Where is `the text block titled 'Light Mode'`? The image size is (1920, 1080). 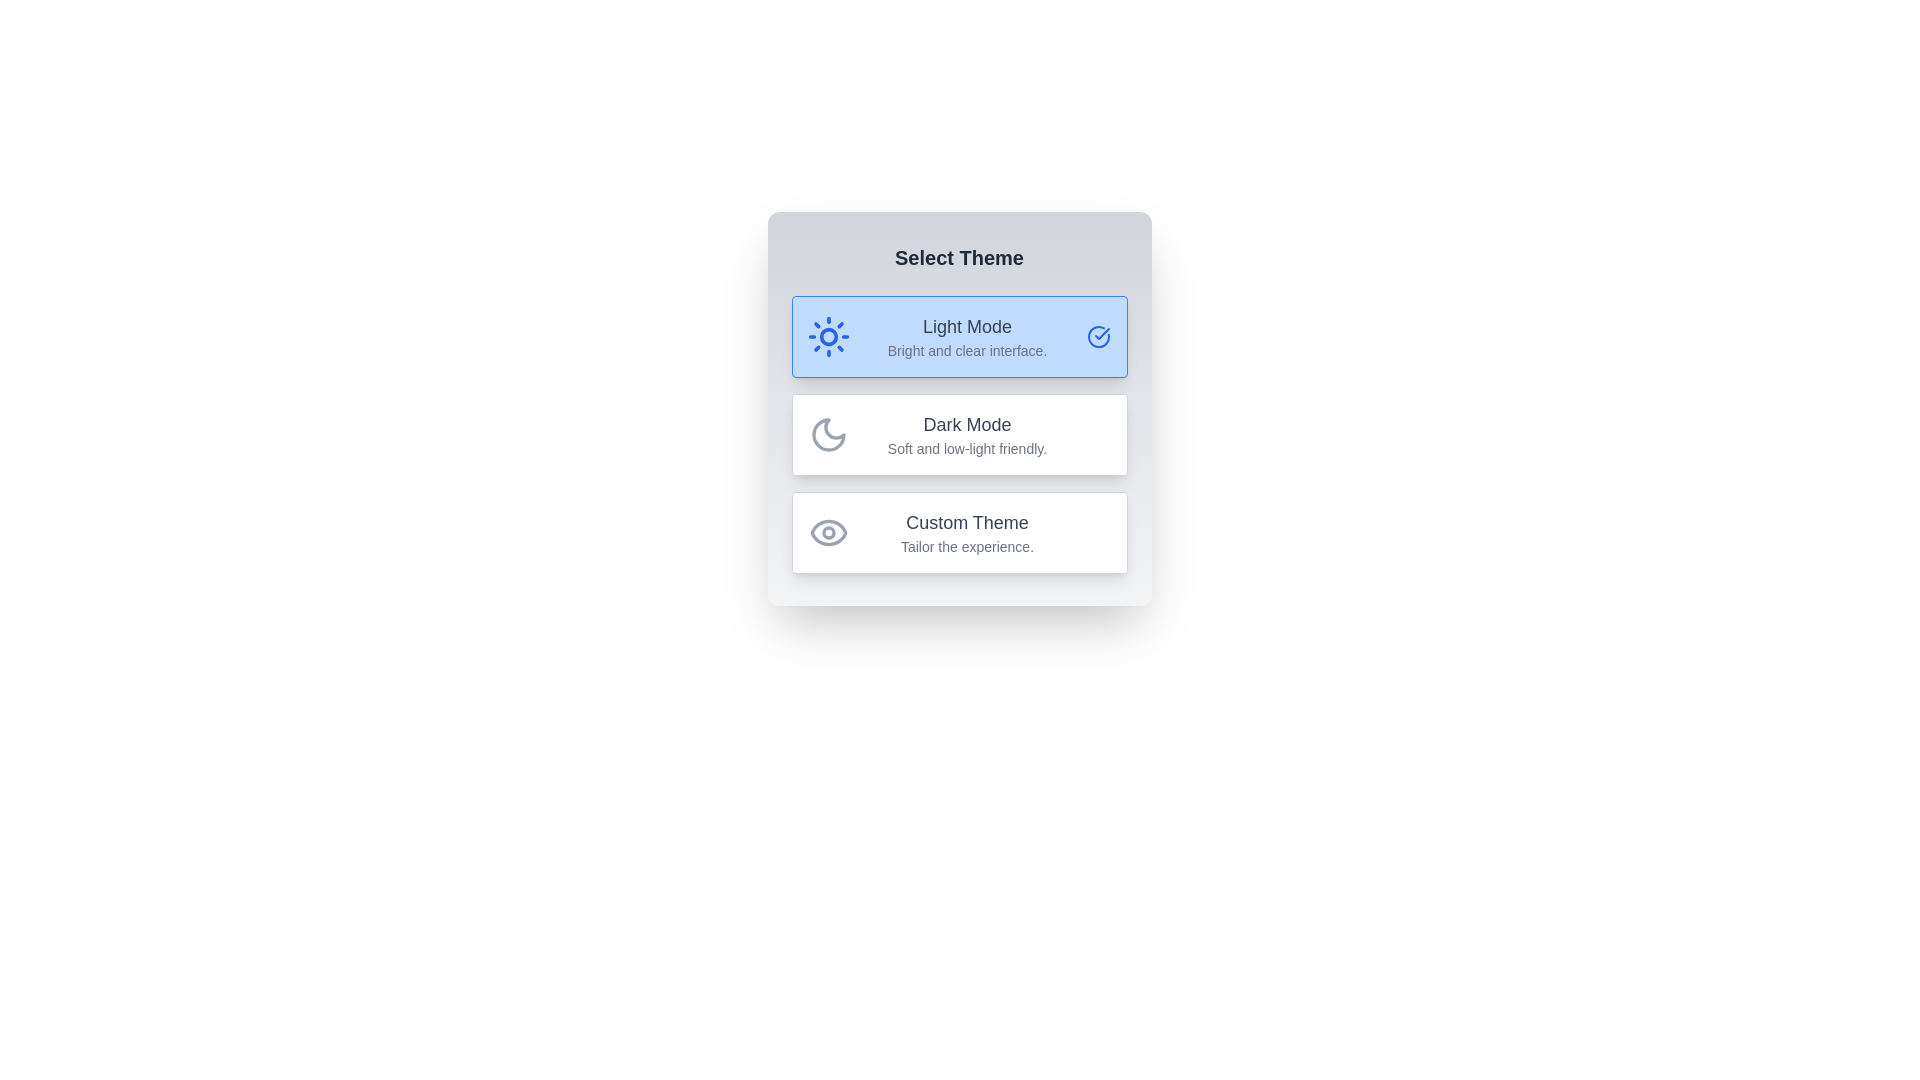
the text block titled 'Light Mode' is located at coordinates (967, 335).